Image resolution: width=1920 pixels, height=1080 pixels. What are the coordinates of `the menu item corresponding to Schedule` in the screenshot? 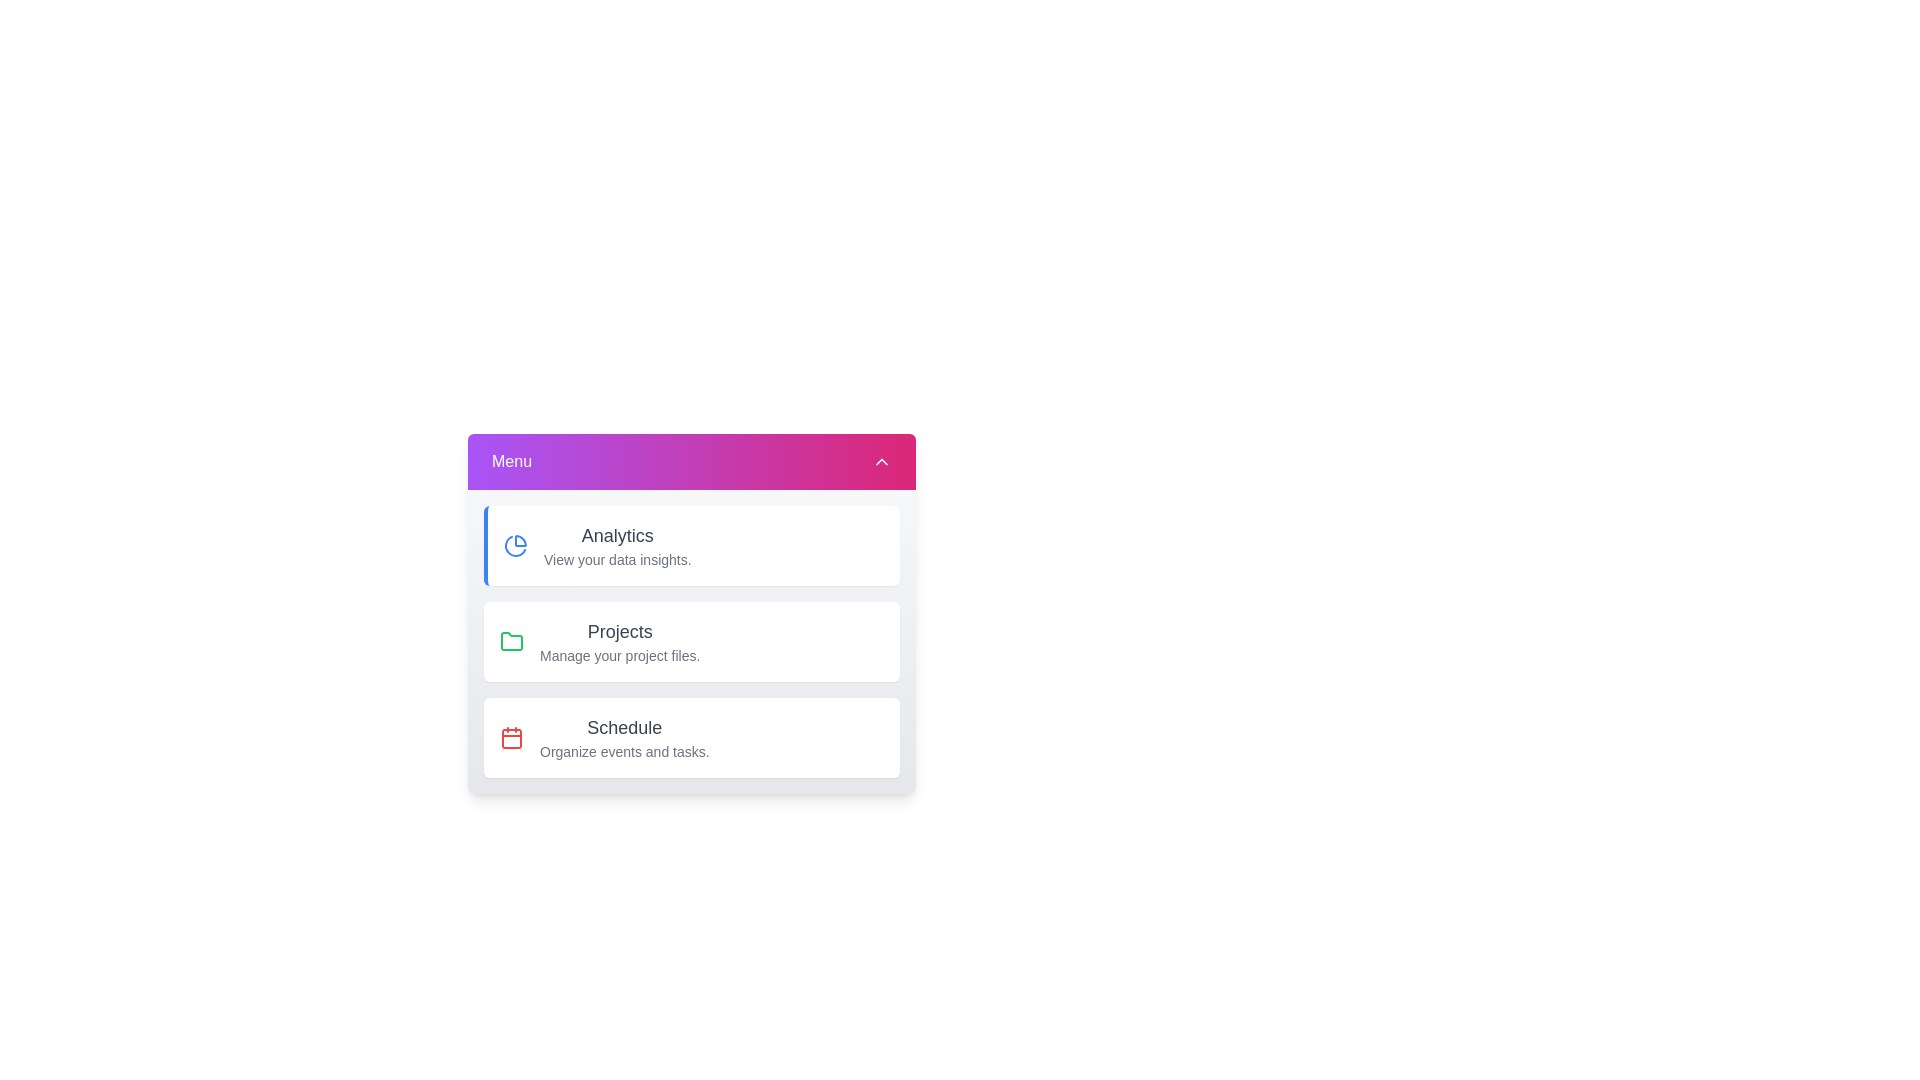 It's located at (691, 737).